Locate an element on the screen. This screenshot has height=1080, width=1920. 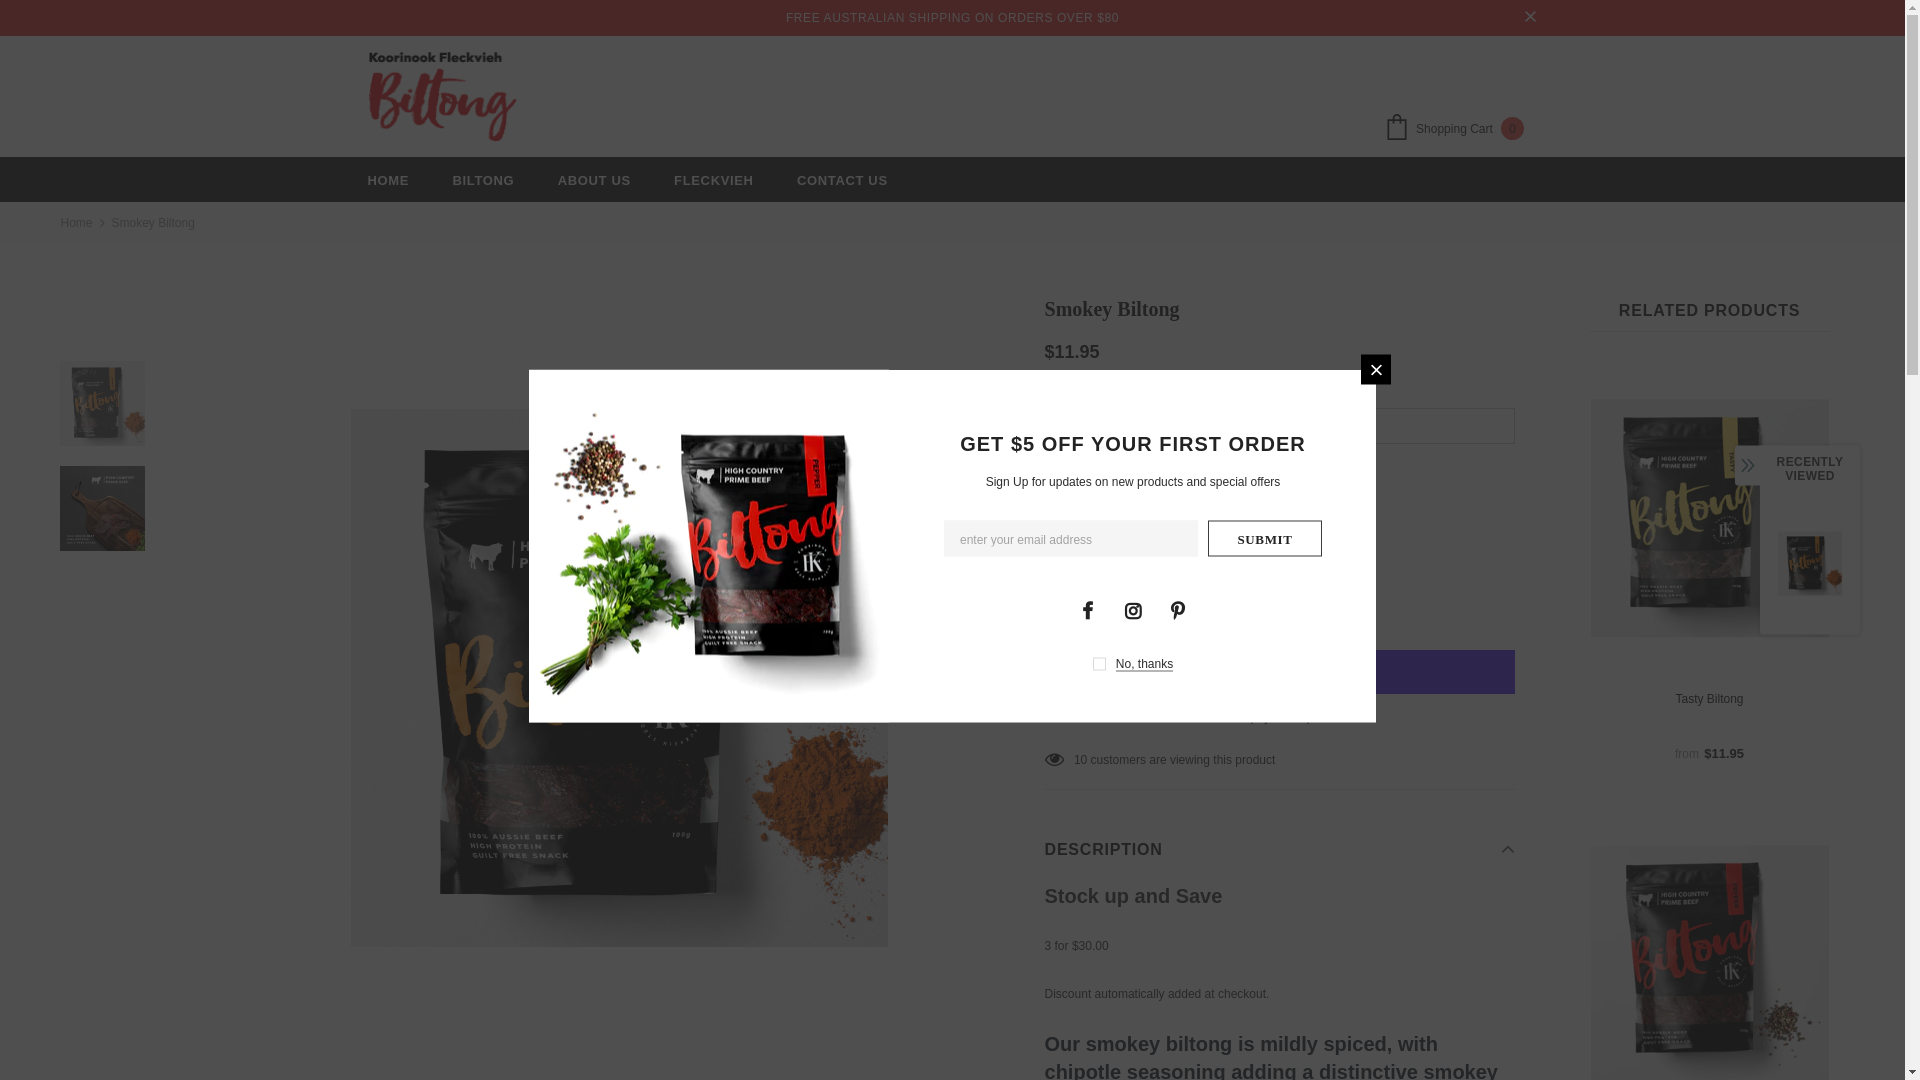
'Shopping Cart 0' is located at coordinates (1459, 130).